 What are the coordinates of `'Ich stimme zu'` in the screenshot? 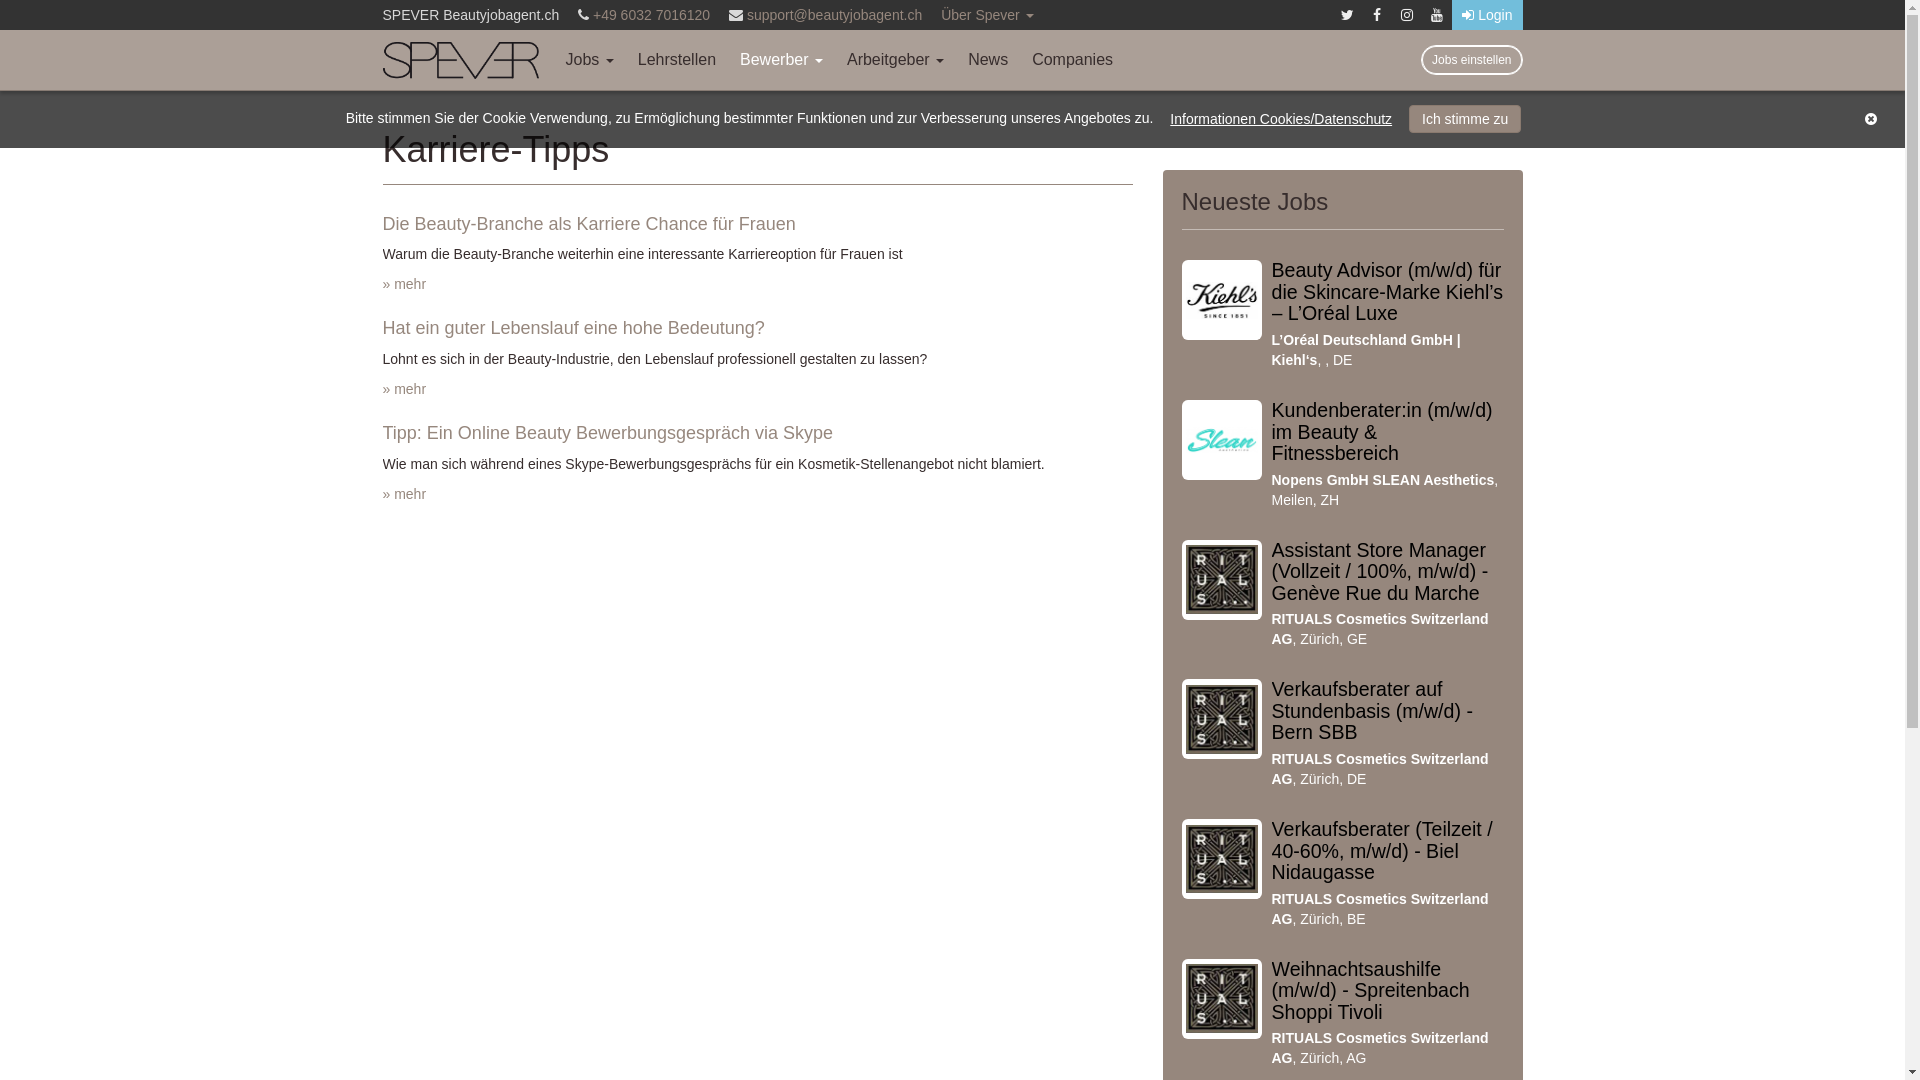 It's located at (1408, 119).